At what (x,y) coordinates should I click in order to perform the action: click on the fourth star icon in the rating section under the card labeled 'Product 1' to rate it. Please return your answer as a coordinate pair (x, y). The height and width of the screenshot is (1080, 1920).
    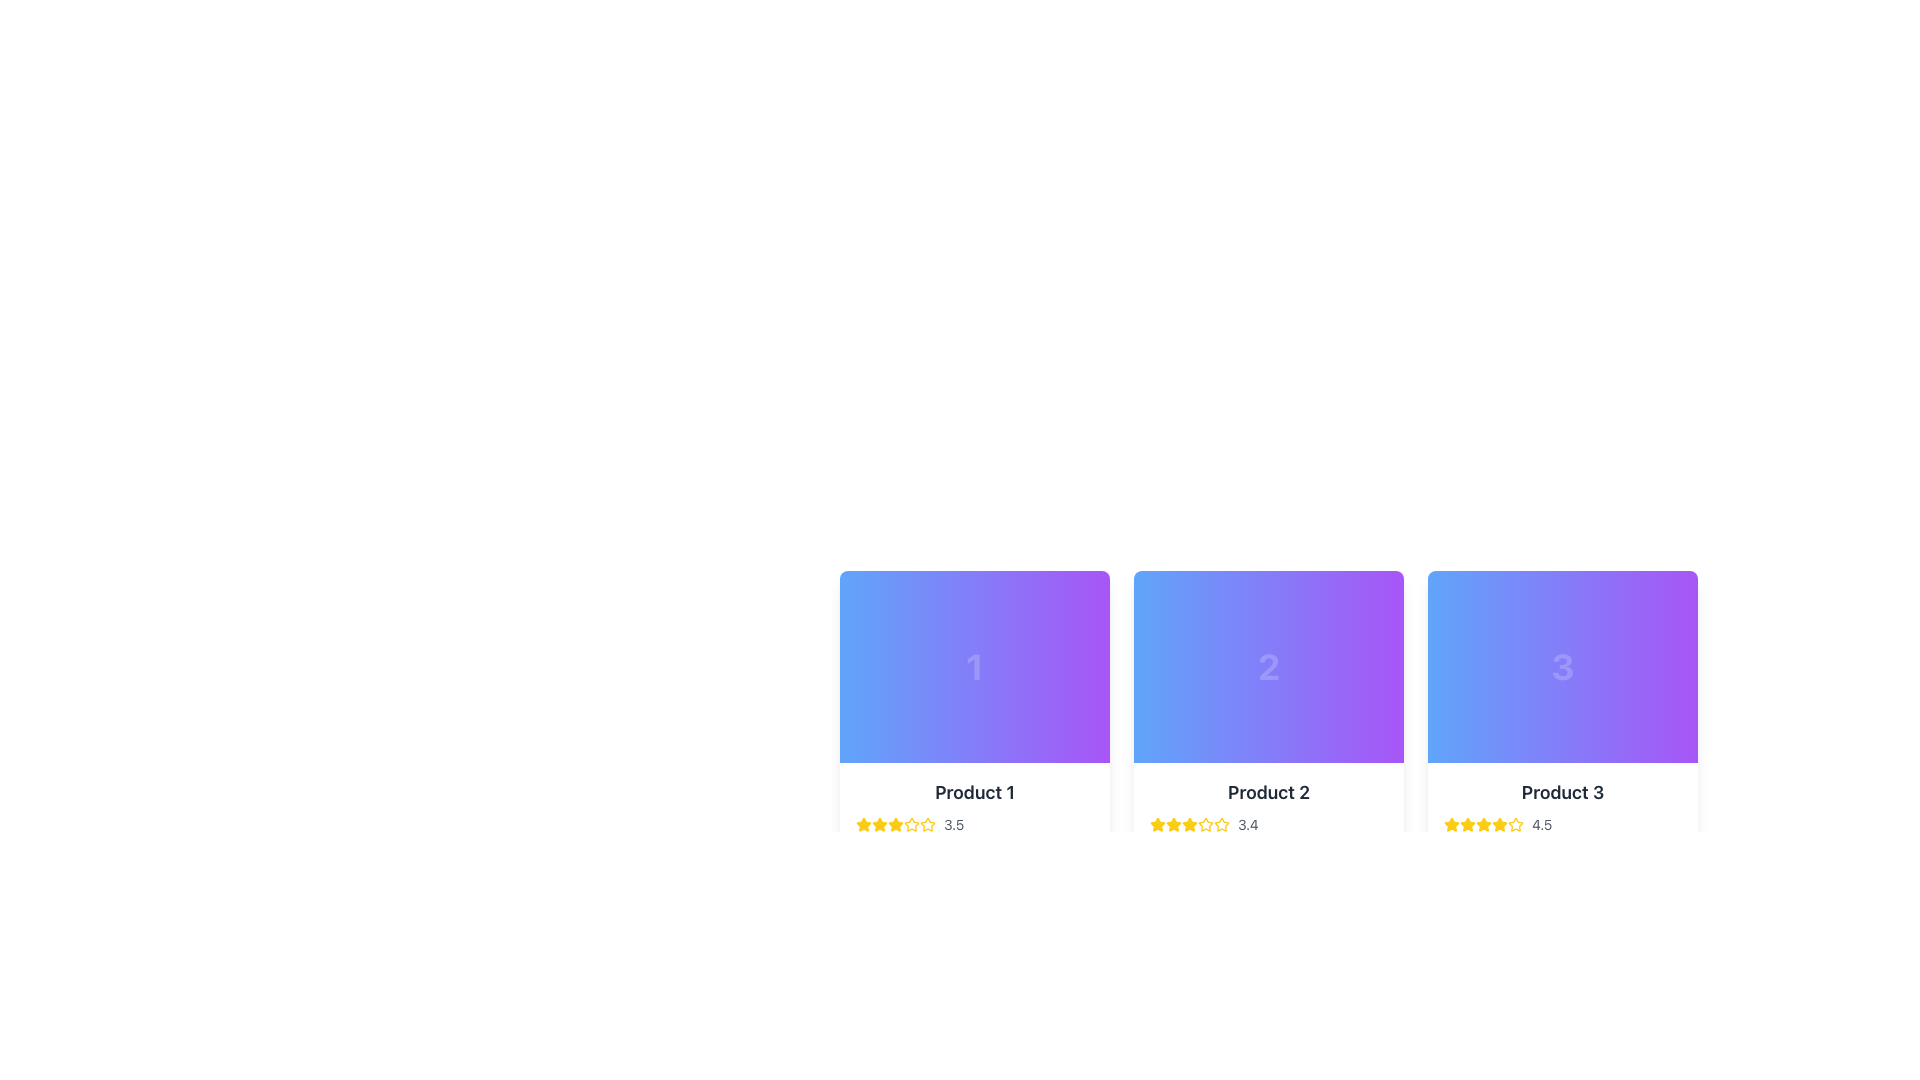
    Looking at the image, I should click on (911, 824).